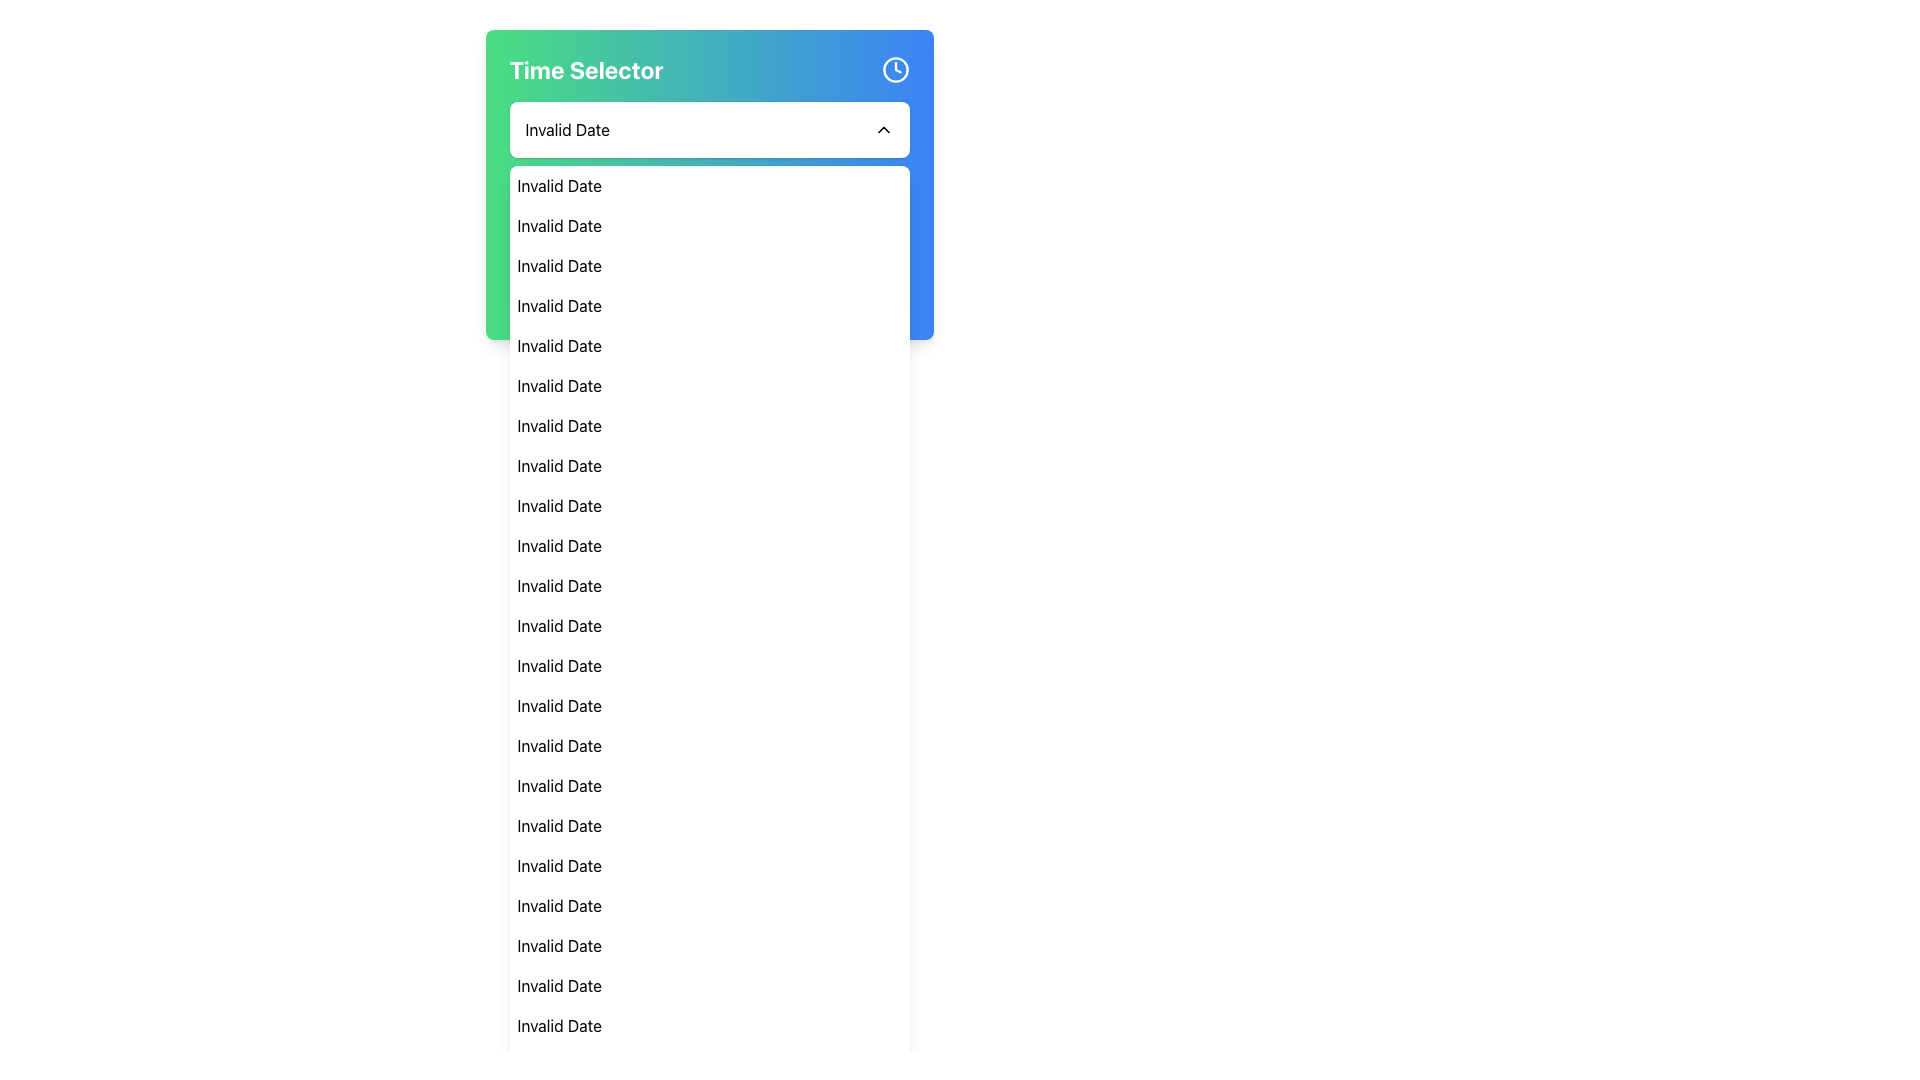  Describe the element at coordinates (709, 624) in the screenshot. I see `the twelfth item in the dropdown menu` at that location.